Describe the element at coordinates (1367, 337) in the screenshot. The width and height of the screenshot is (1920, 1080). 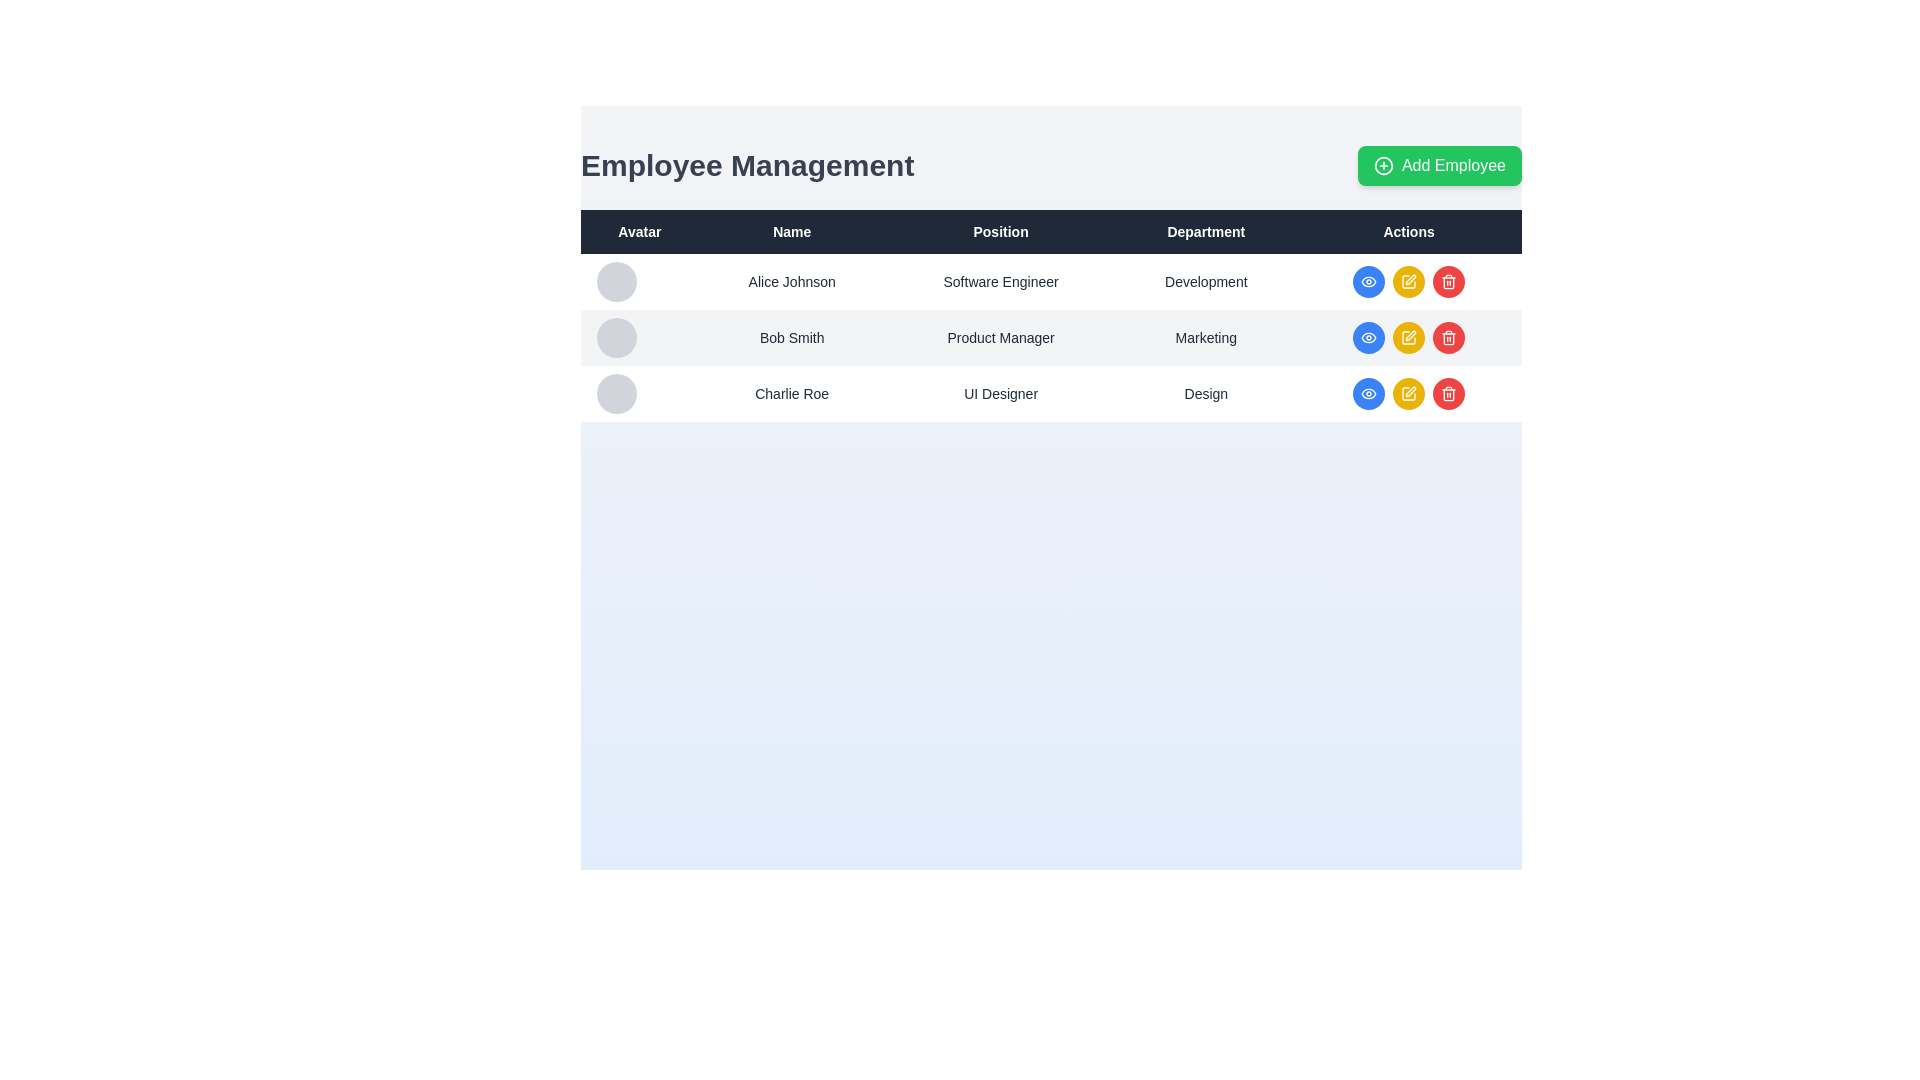
I see `the 'view' button located on the right side of the row corresponding to 'Bob Smith'` at that location.